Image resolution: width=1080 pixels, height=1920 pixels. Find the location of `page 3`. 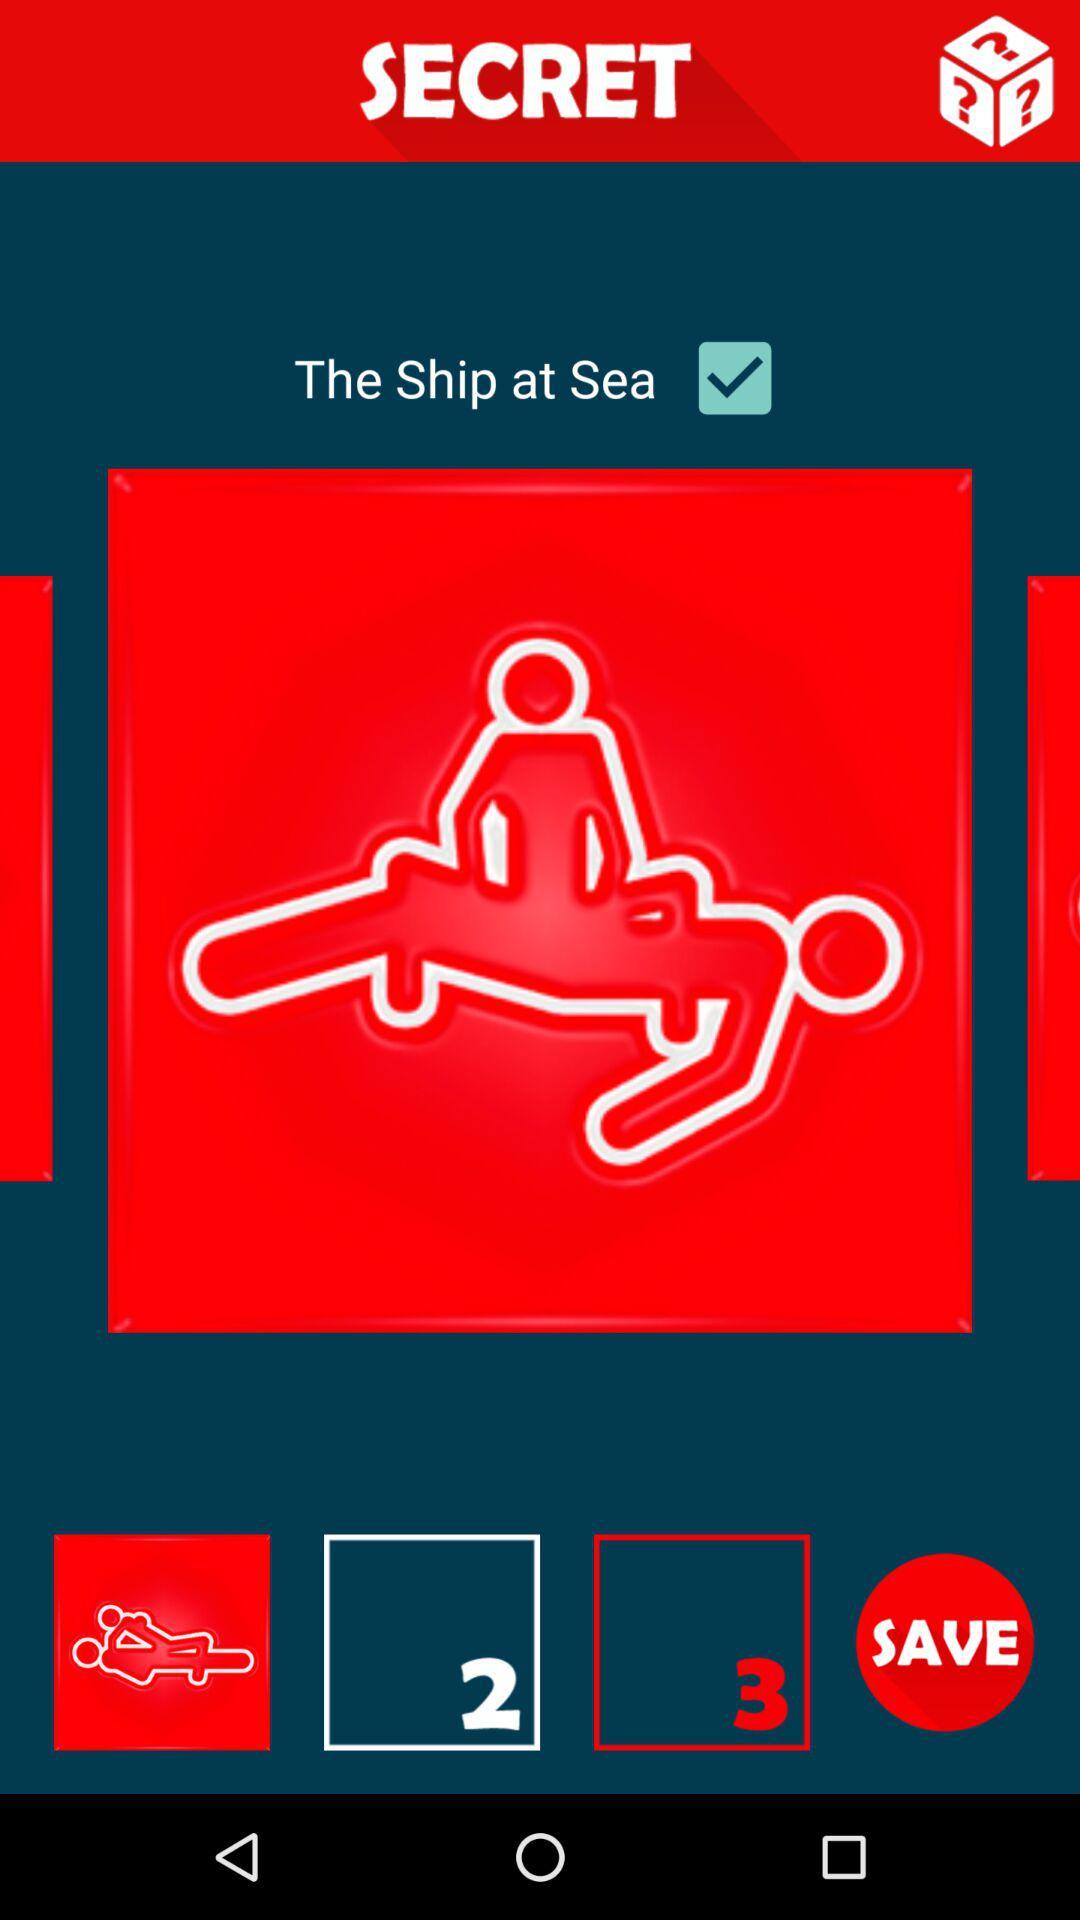

page 3 is located at coordinates (701, 1642).